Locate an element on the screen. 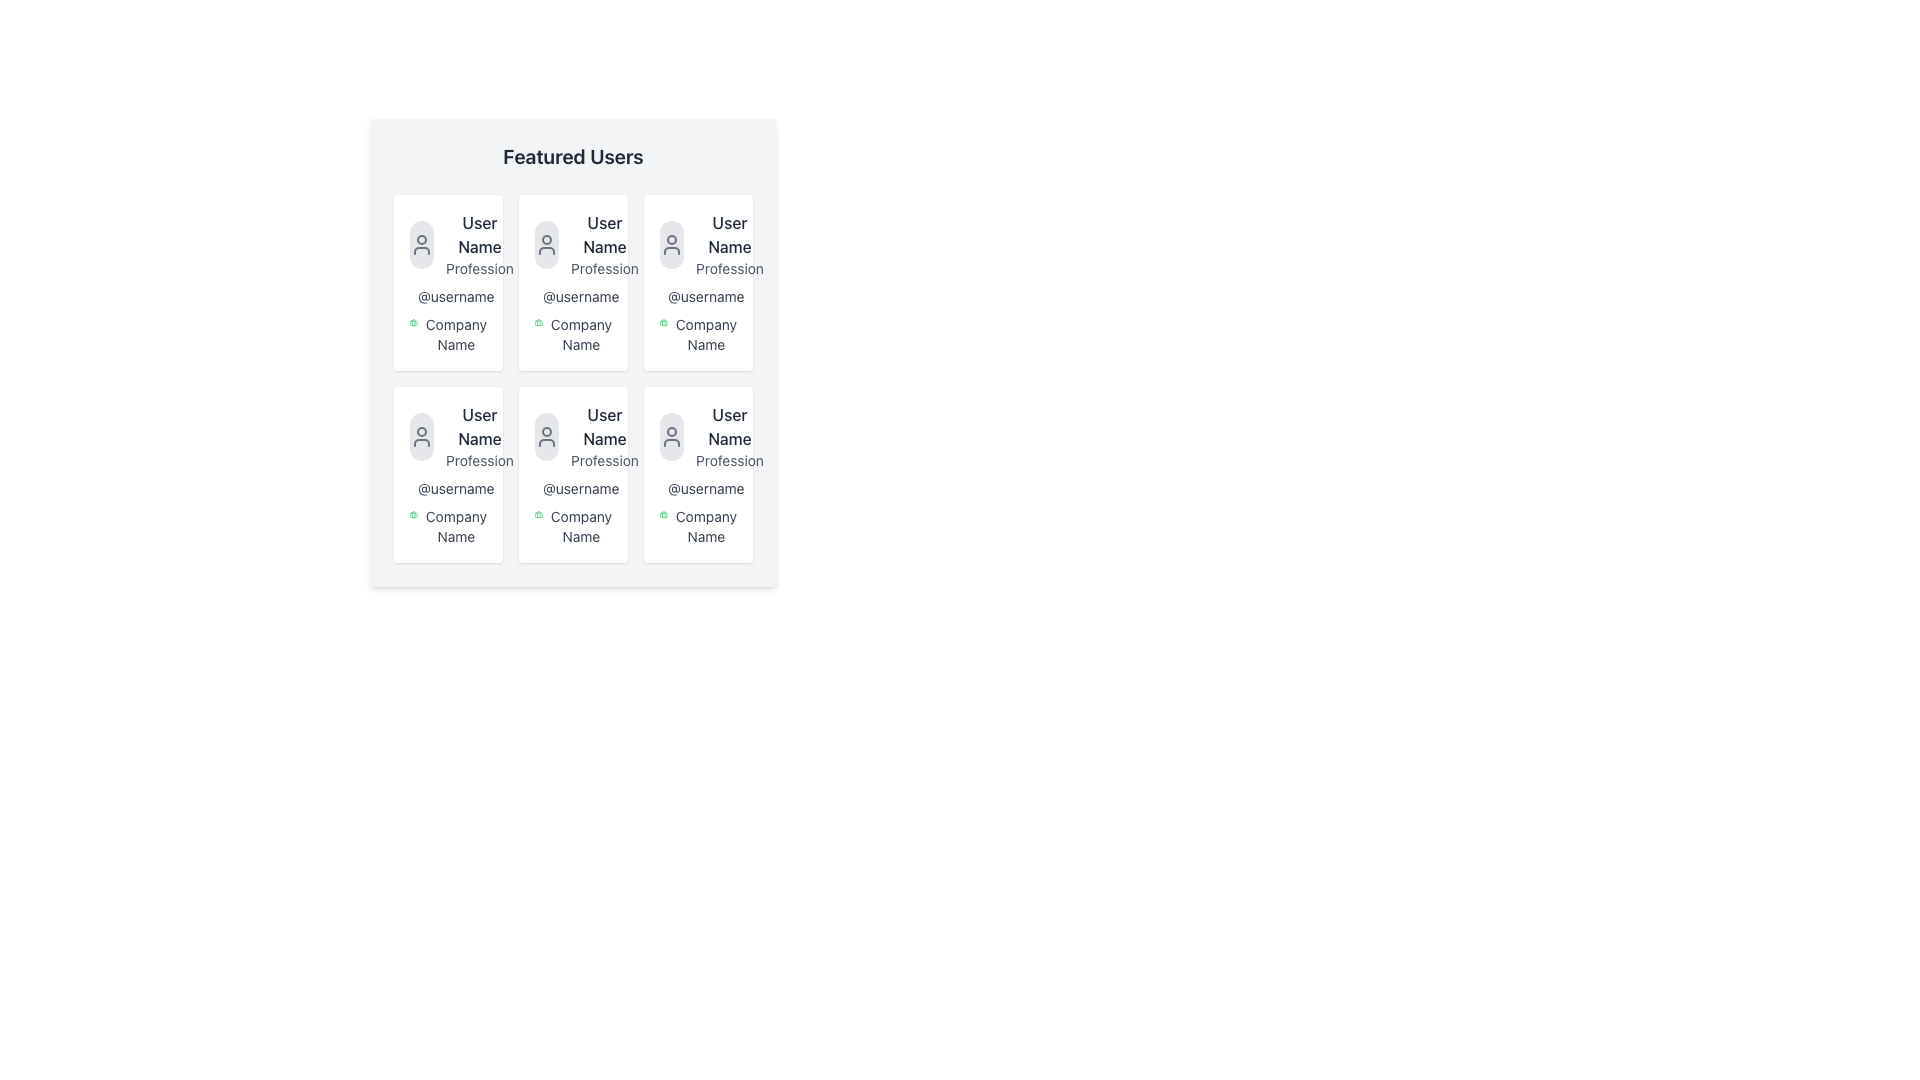 Image resolution: width=1920 pixels, height=1080 pixels. company name text label located in the central column of the second row of user profile cards, situated below the username text element is located at coordinates (706, 334).